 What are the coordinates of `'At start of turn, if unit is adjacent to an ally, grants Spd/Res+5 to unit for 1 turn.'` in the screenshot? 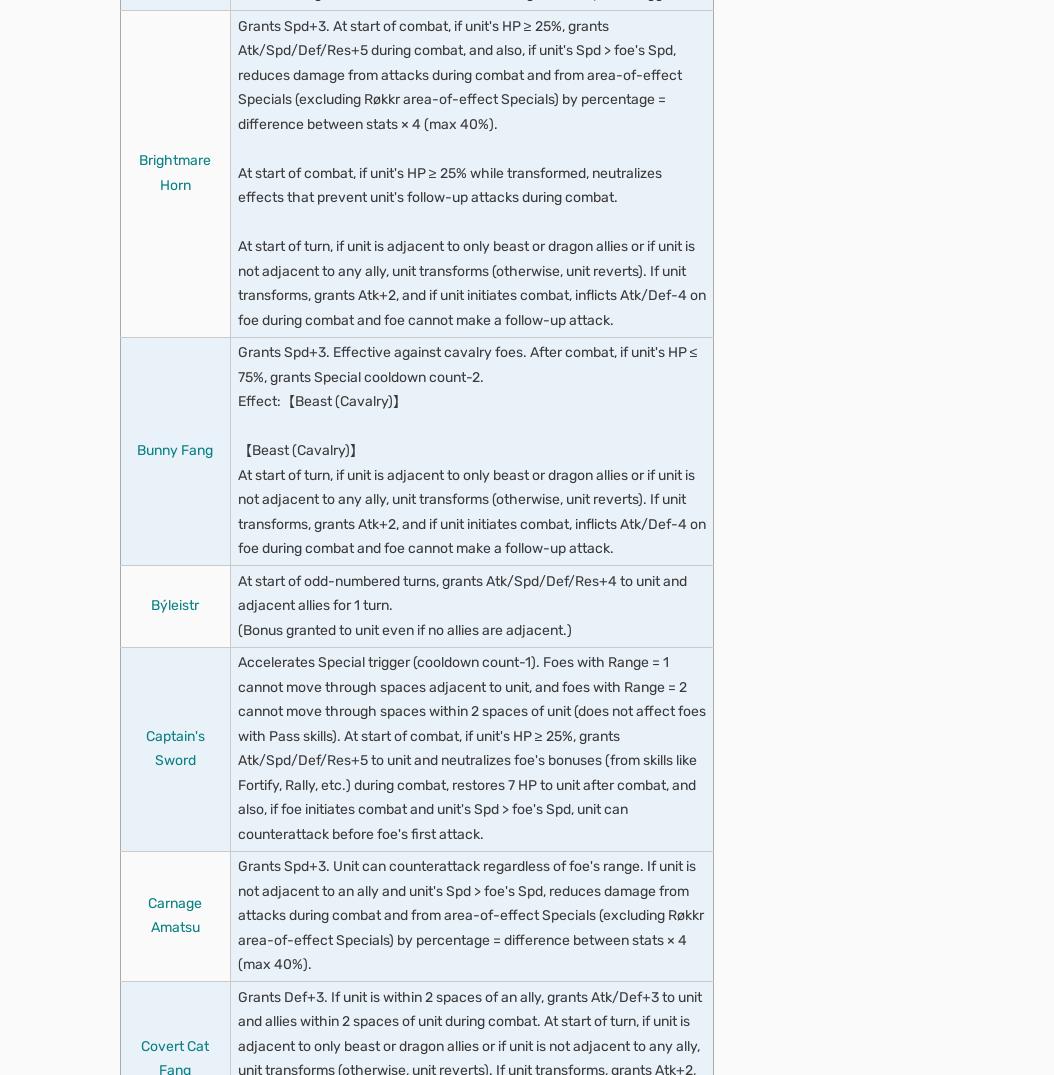 It's located at (474, 746).